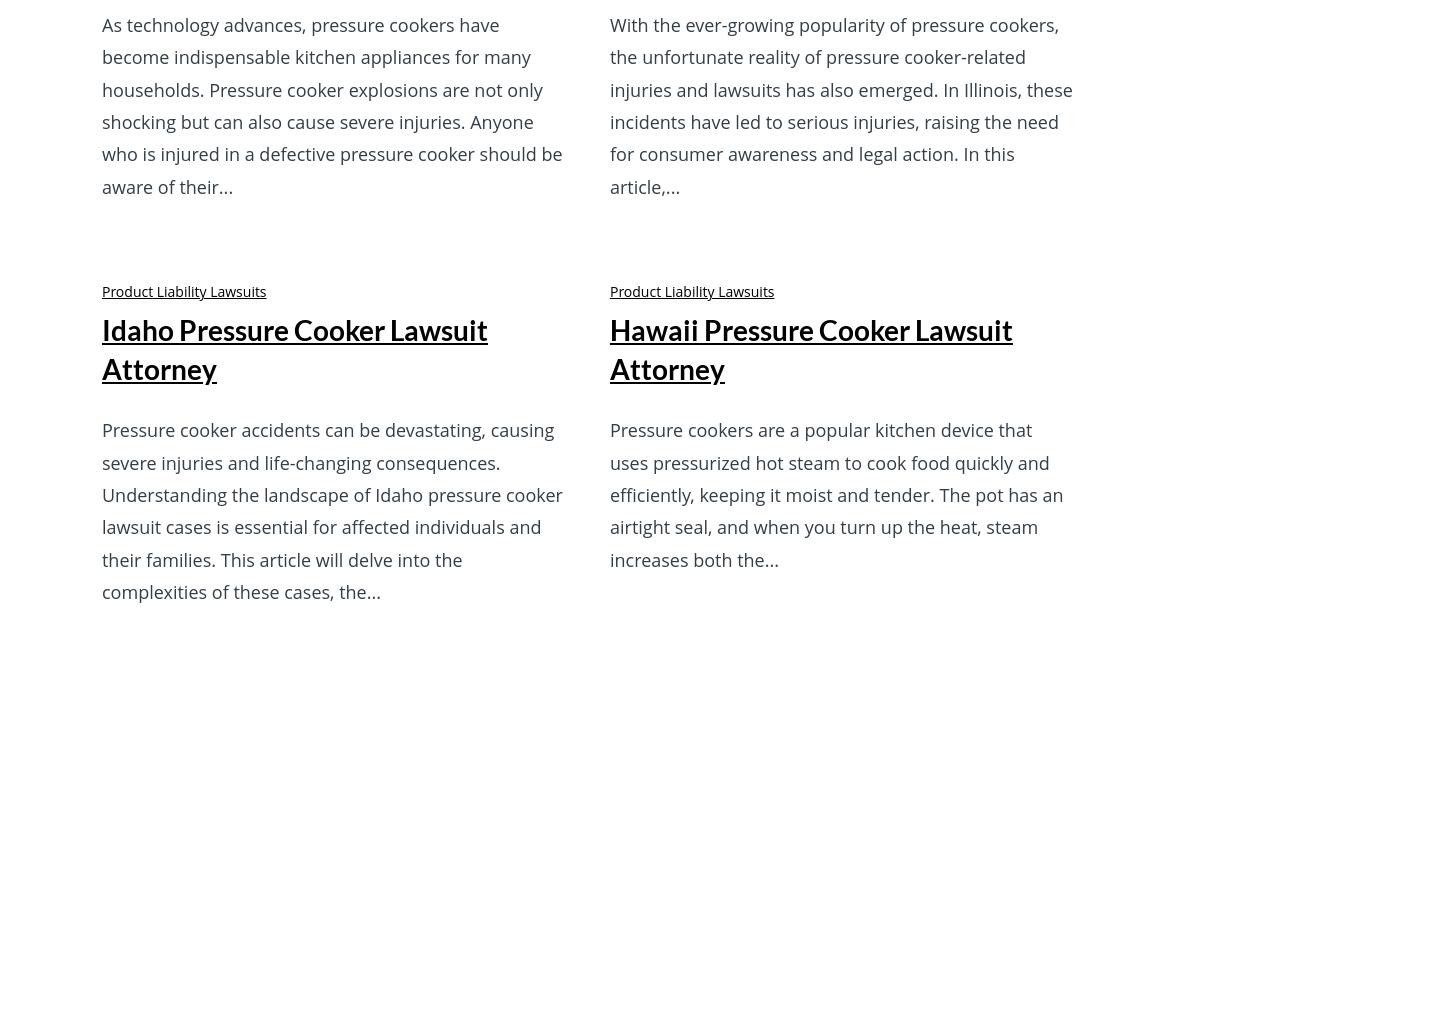 This screenshot has height=1034, width=1440. I want to click on 'Practice Areas', so click(778, 508).